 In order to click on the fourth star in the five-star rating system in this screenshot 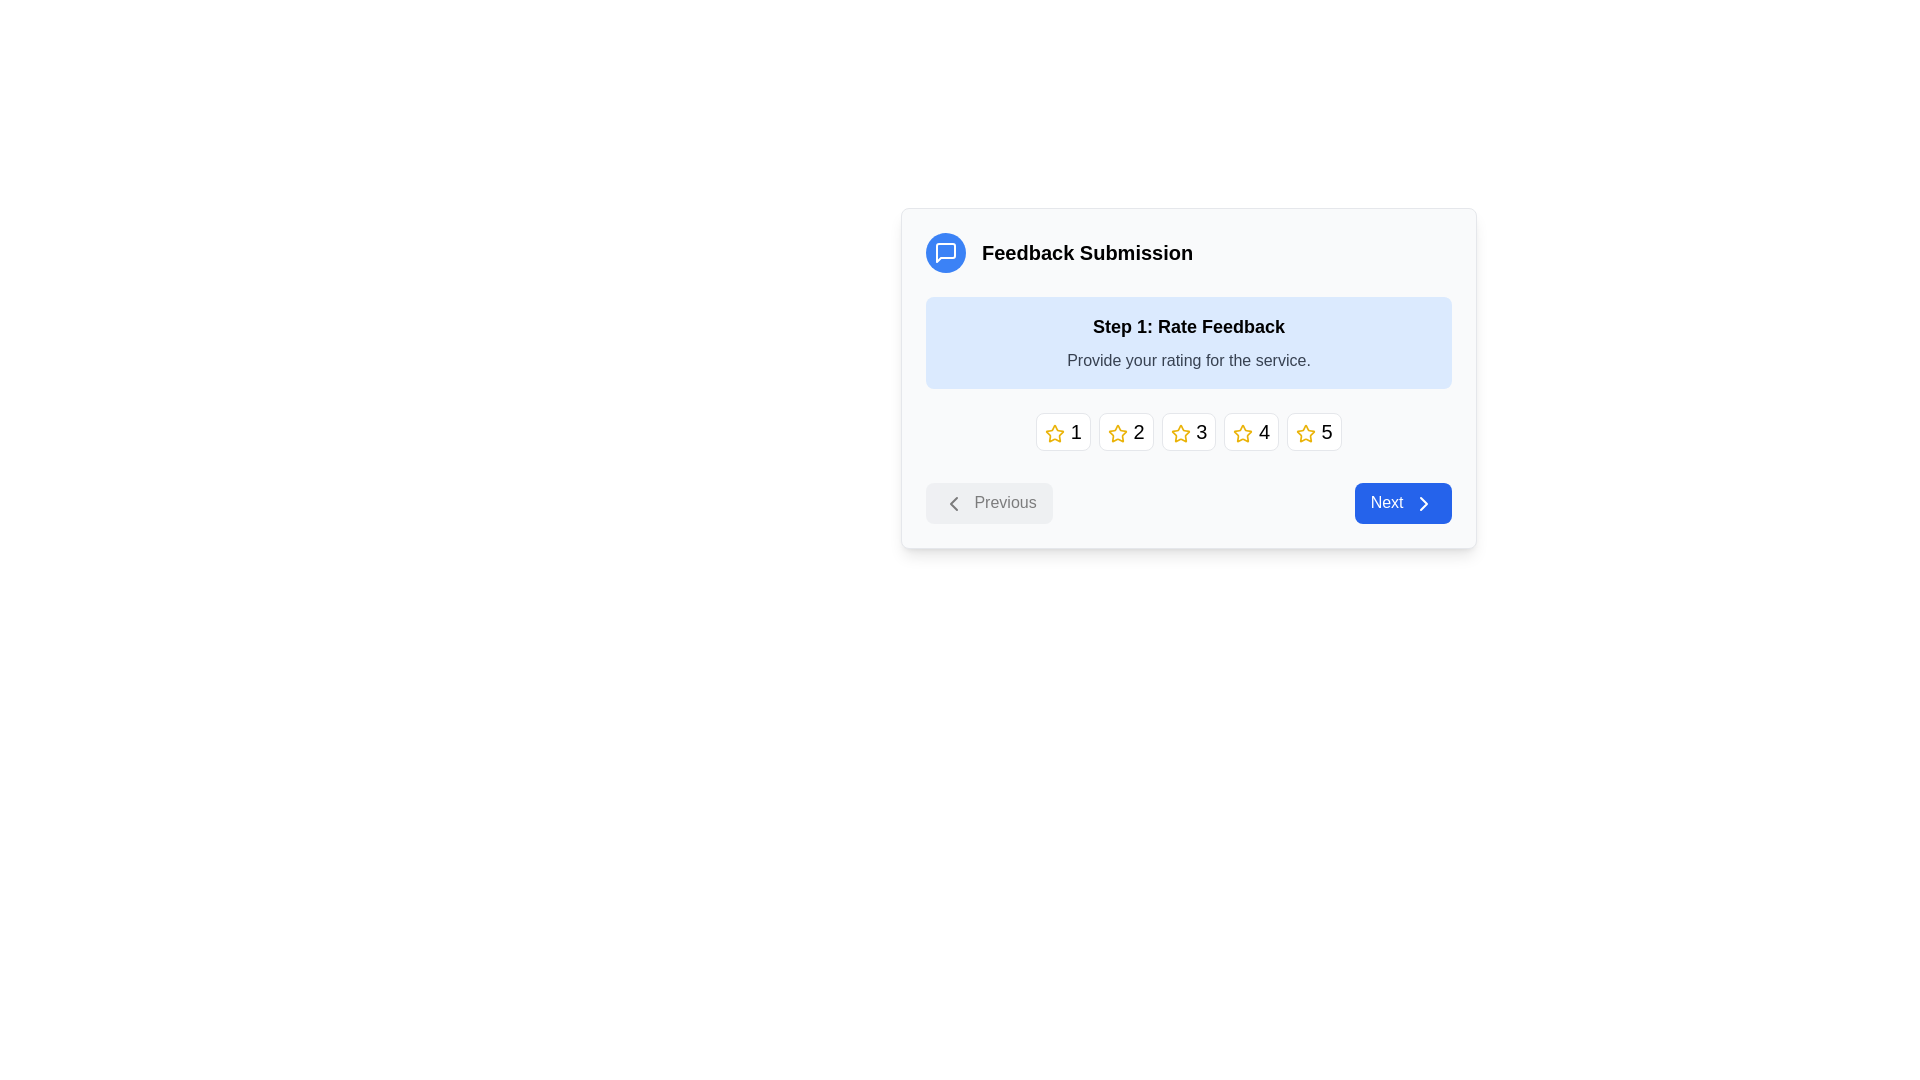, I will do `click(1242, 432)`.